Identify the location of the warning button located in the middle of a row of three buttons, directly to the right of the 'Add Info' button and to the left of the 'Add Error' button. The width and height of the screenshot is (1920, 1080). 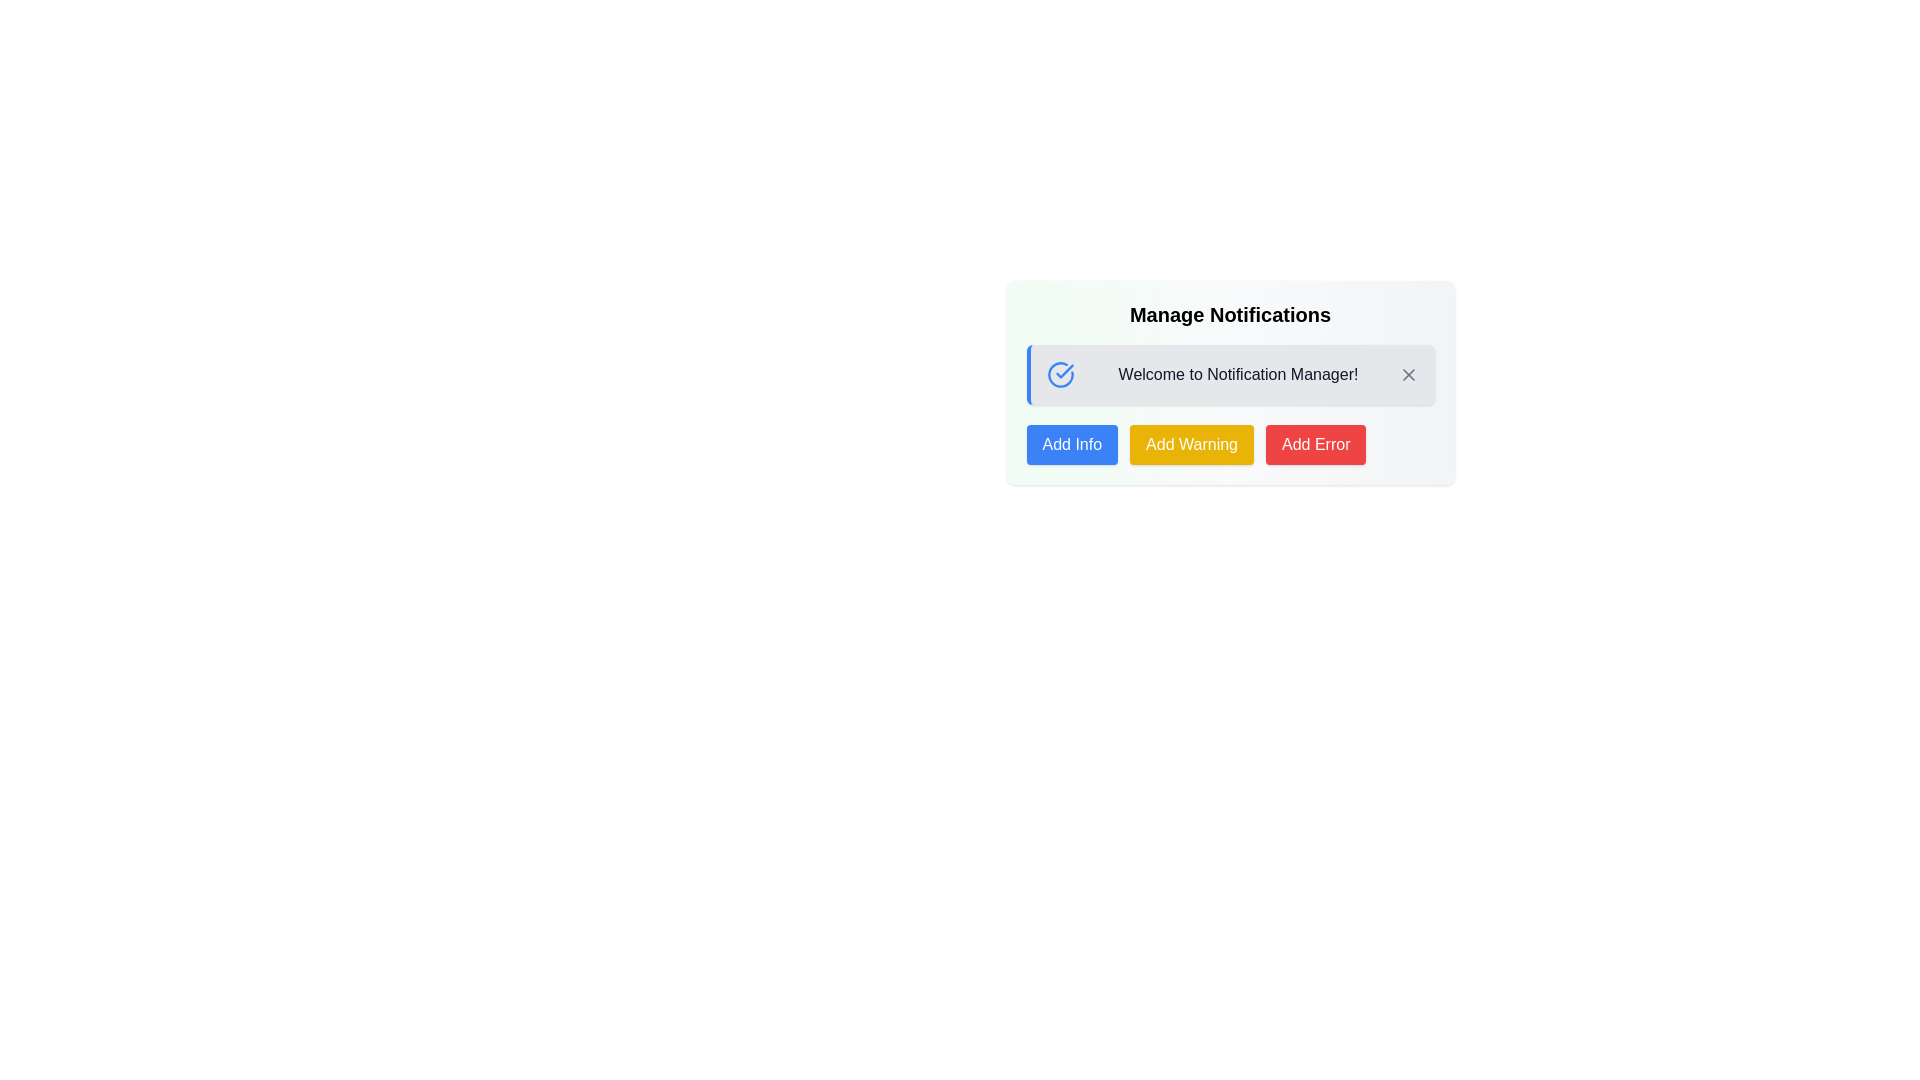
(1192, 443).